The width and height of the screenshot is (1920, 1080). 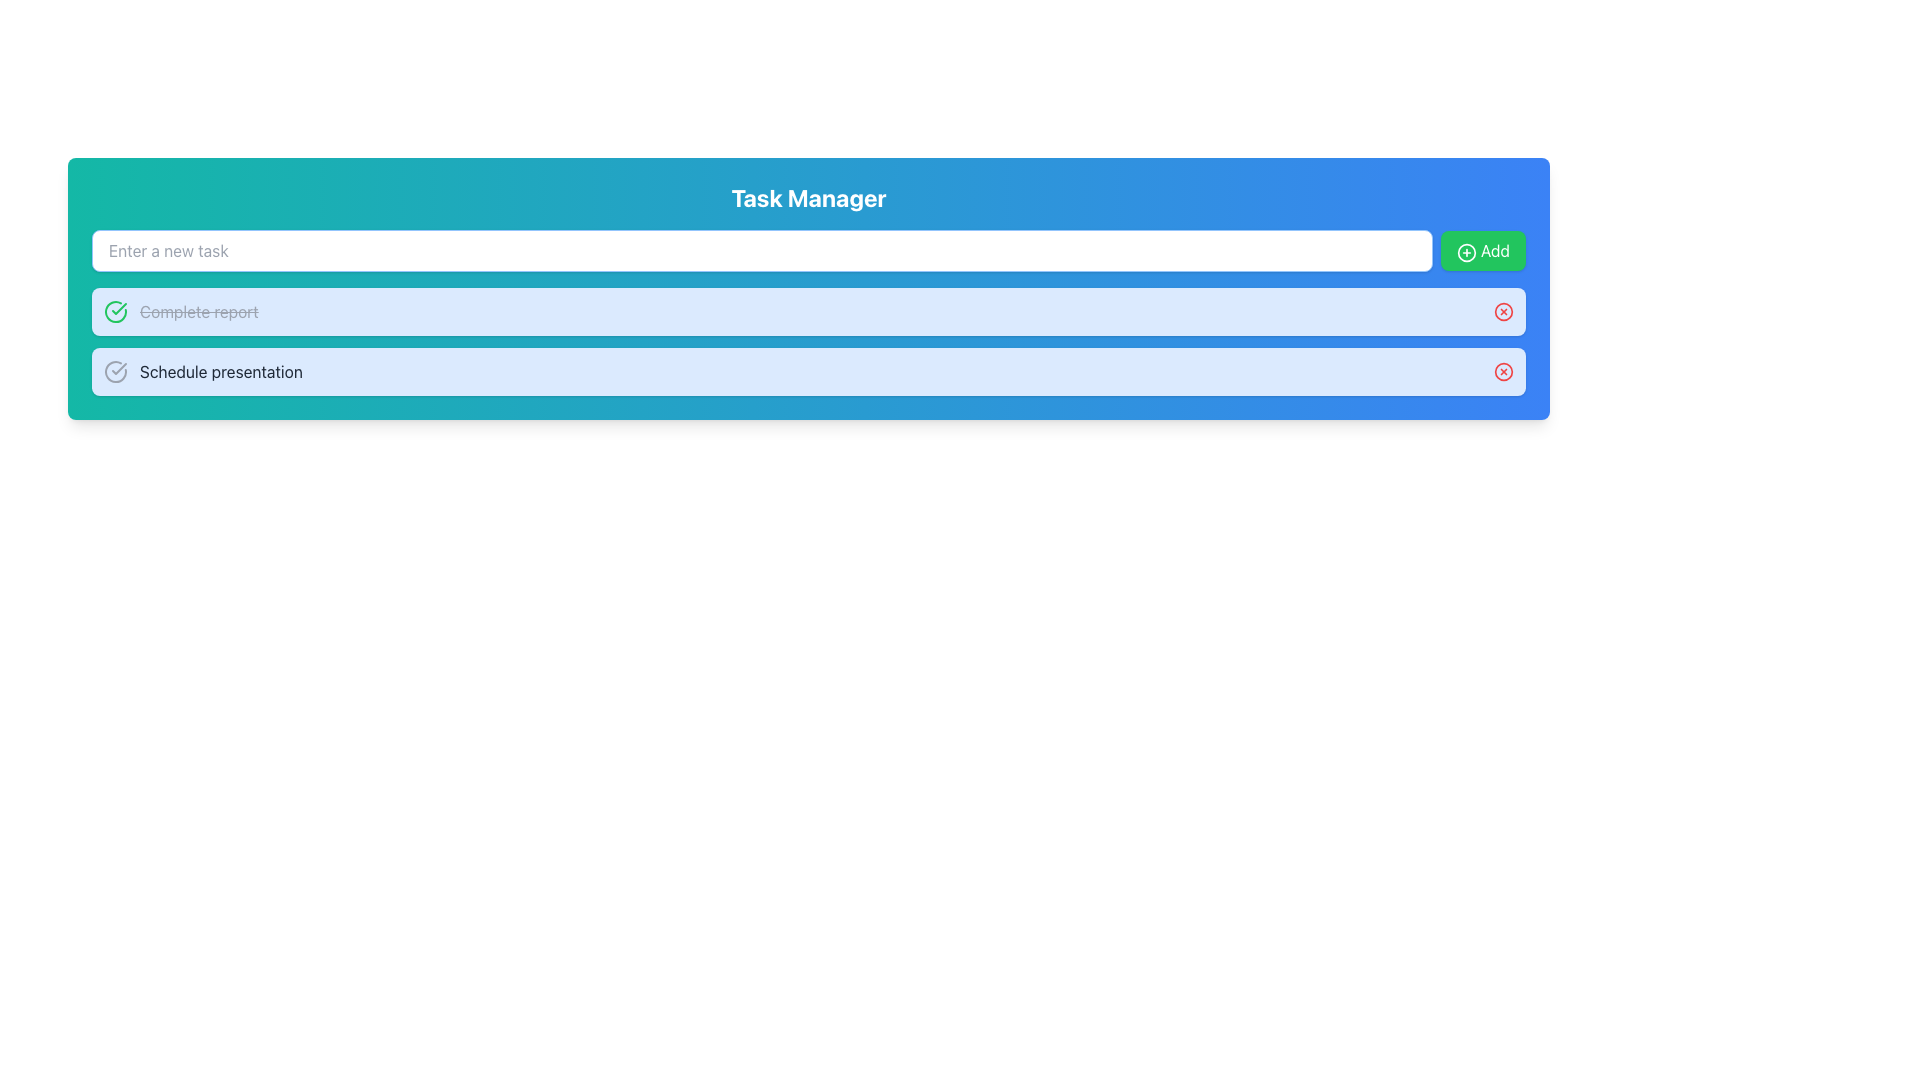 I want to click on the 'Task Manager' static text element, which is a bold and large white font label against a teal to blue gradient background, located above the task entry input field, so click(x=809, y=197).